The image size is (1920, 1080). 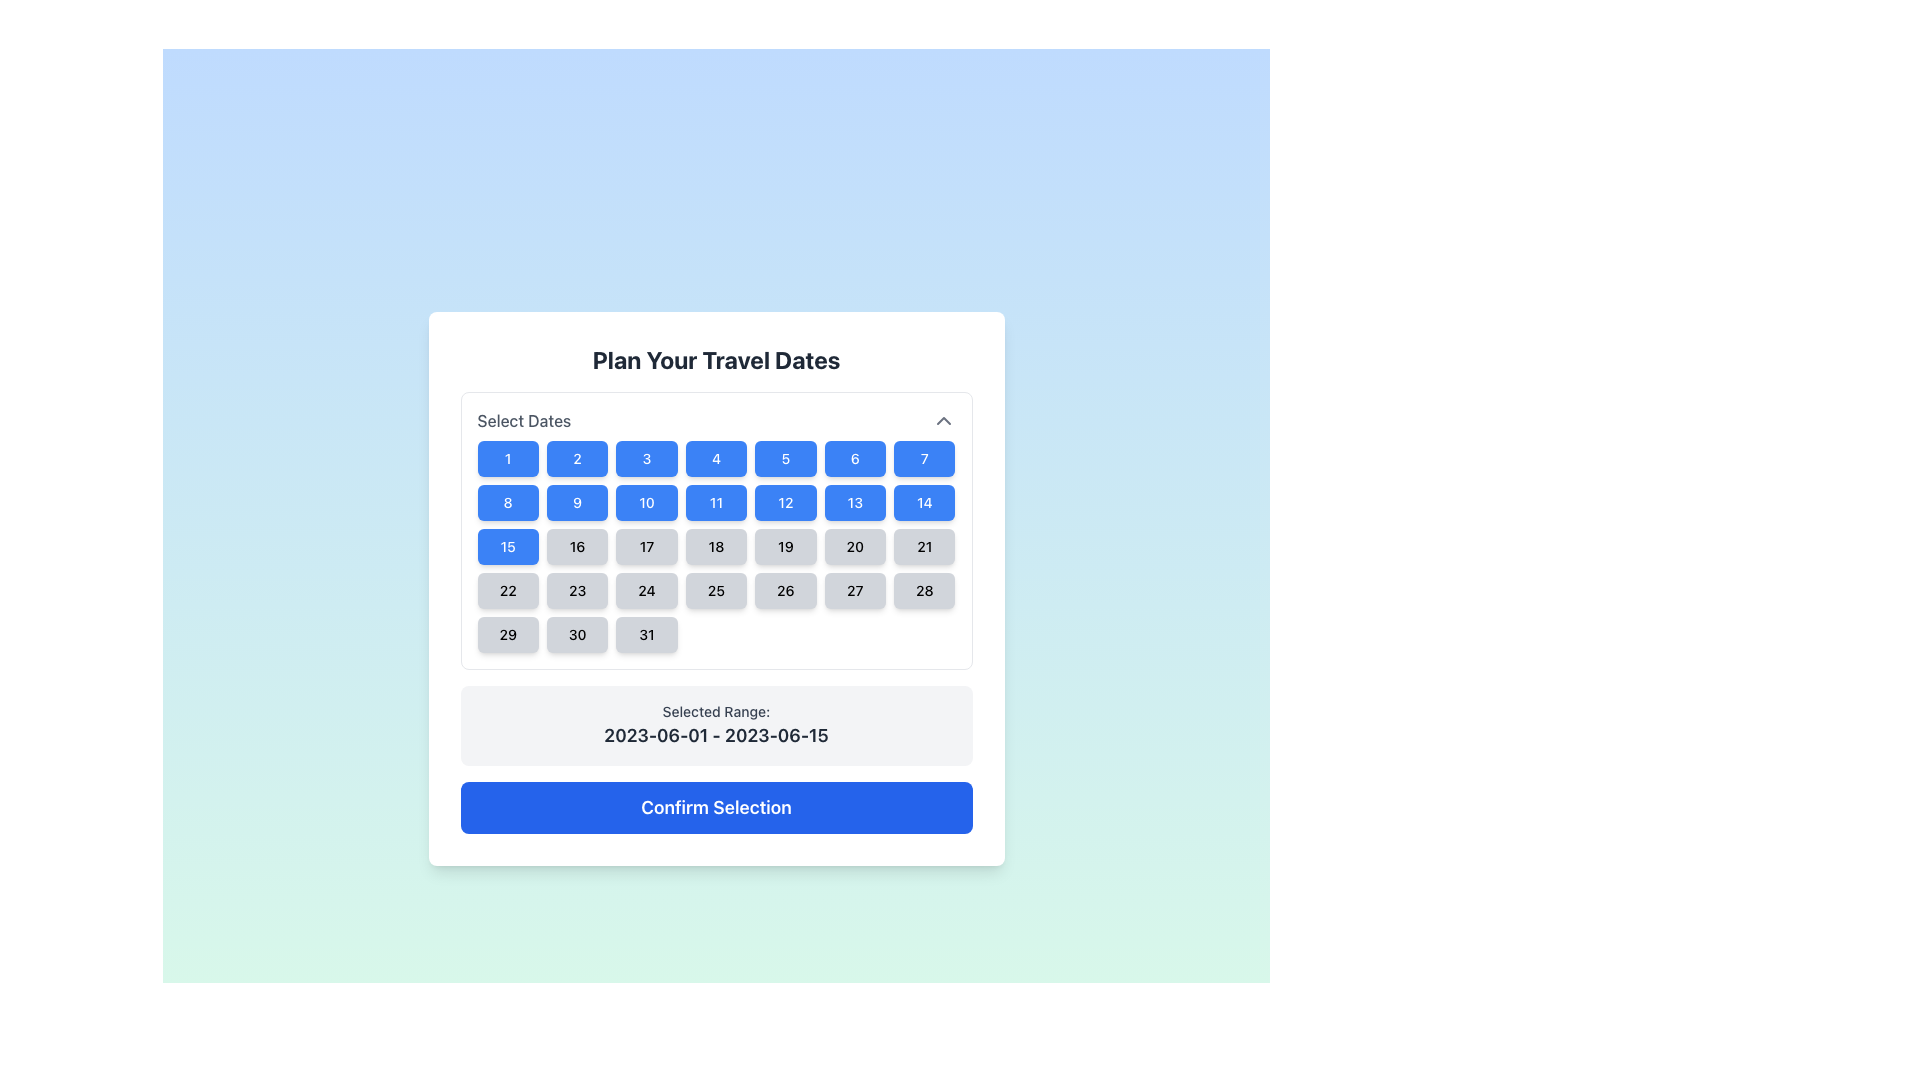 What do you see at coordinates (508, 501) in the screenshot?
I see `the button labeled '8' in the second row and first column of the calendar grid within the 'Select Dates' section` at bounding box center [508, 501].